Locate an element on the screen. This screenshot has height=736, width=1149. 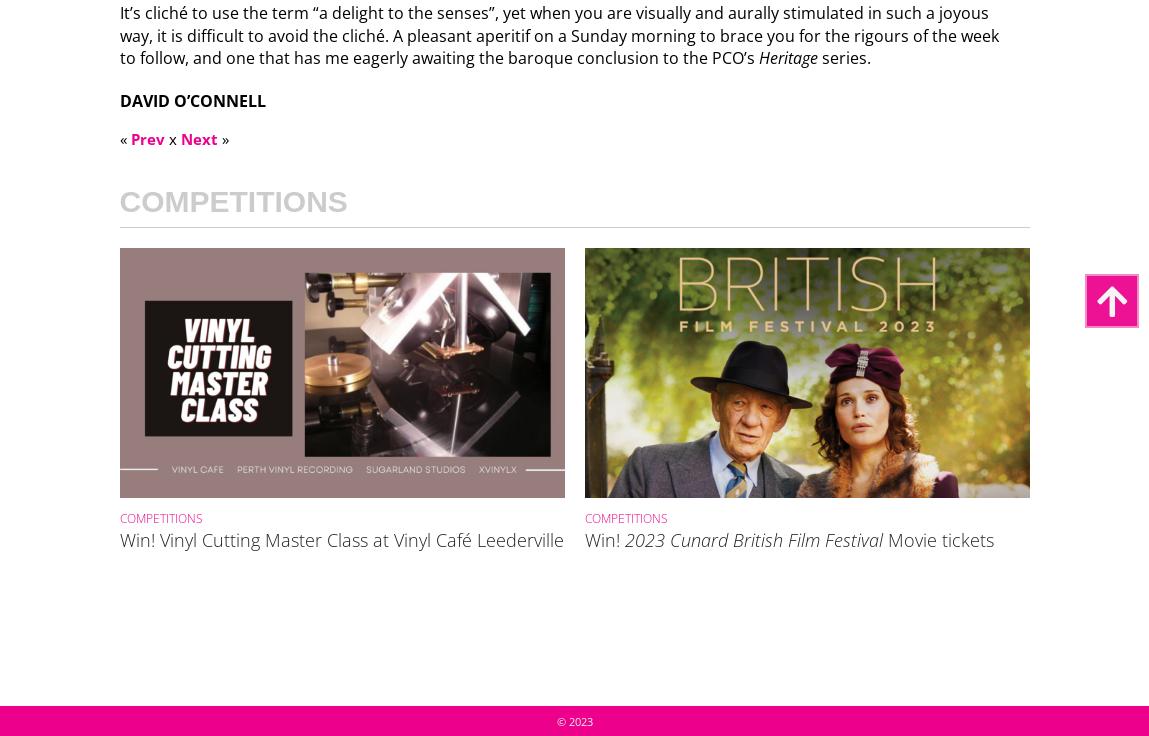
'Win!' is located at coordinates (604, 538).